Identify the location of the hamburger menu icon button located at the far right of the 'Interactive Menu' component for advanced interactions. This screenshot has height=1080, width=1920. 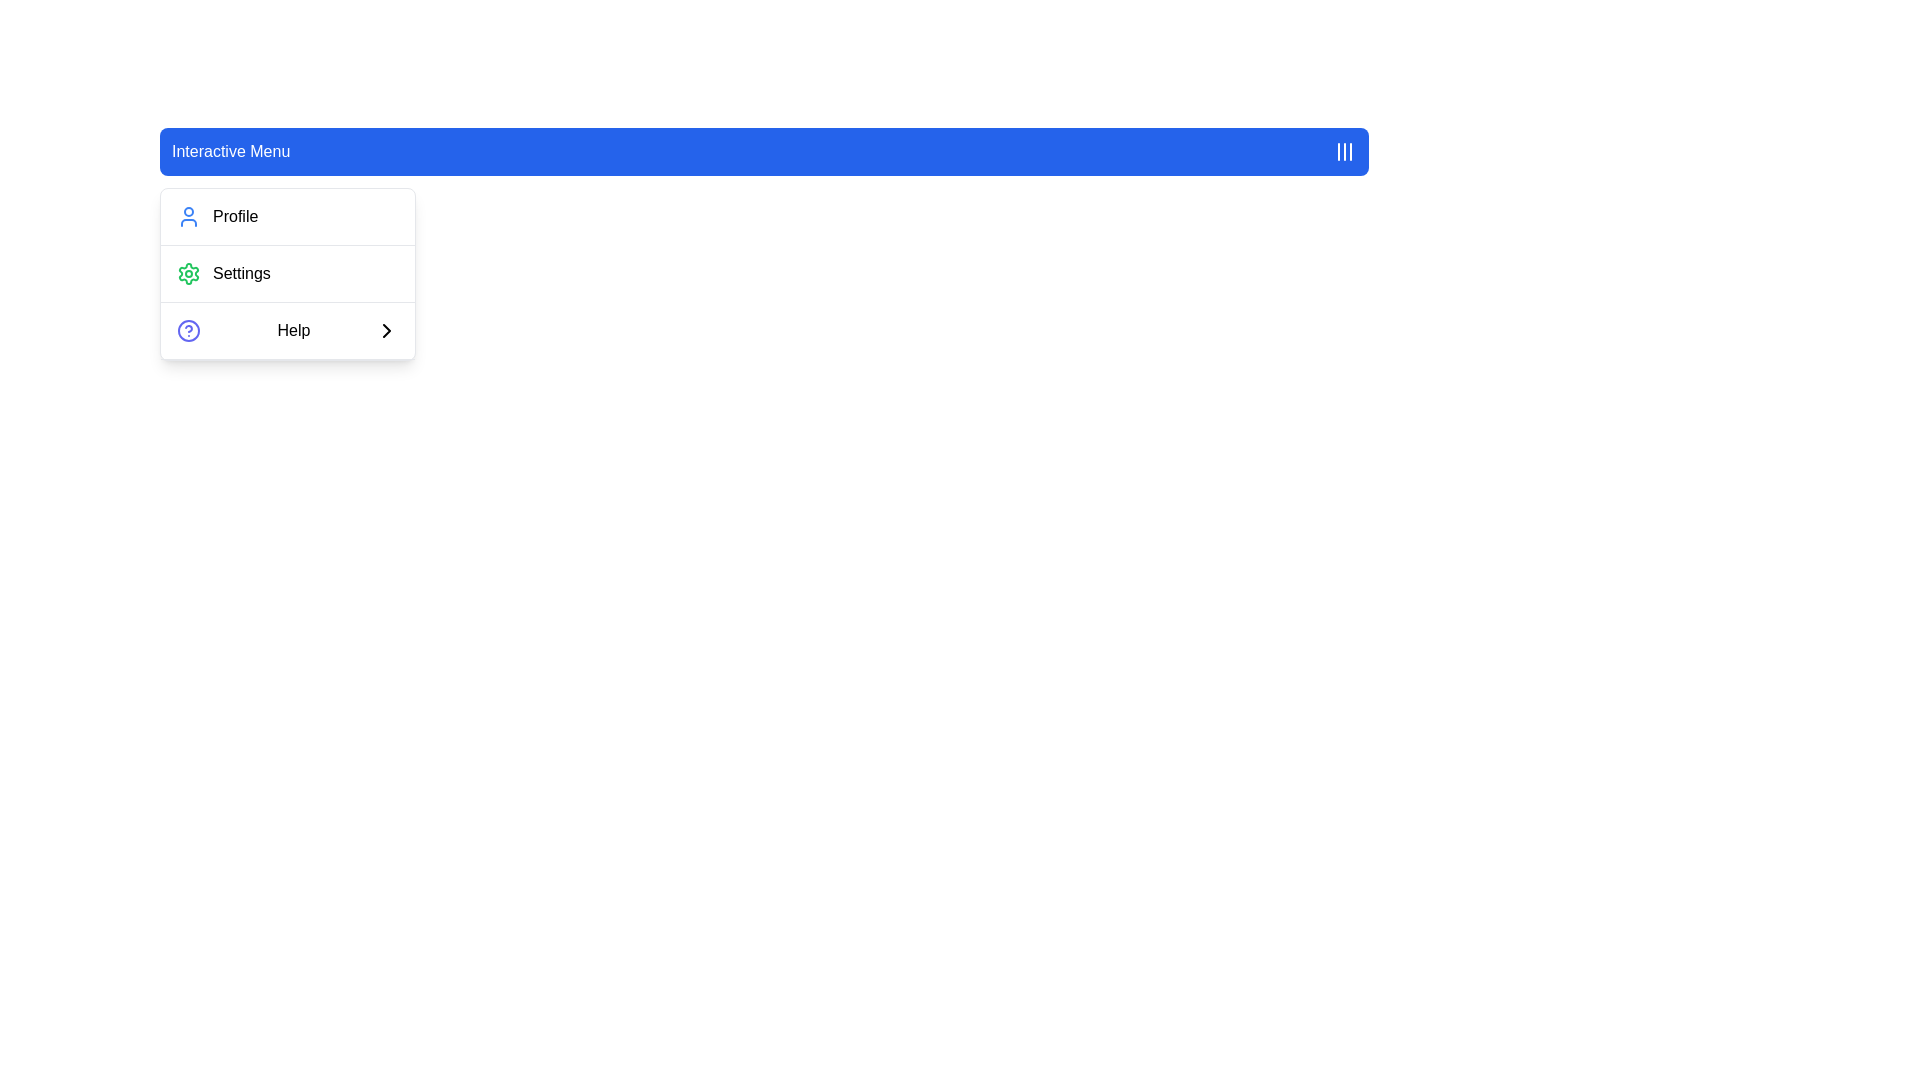
(1344, 150).